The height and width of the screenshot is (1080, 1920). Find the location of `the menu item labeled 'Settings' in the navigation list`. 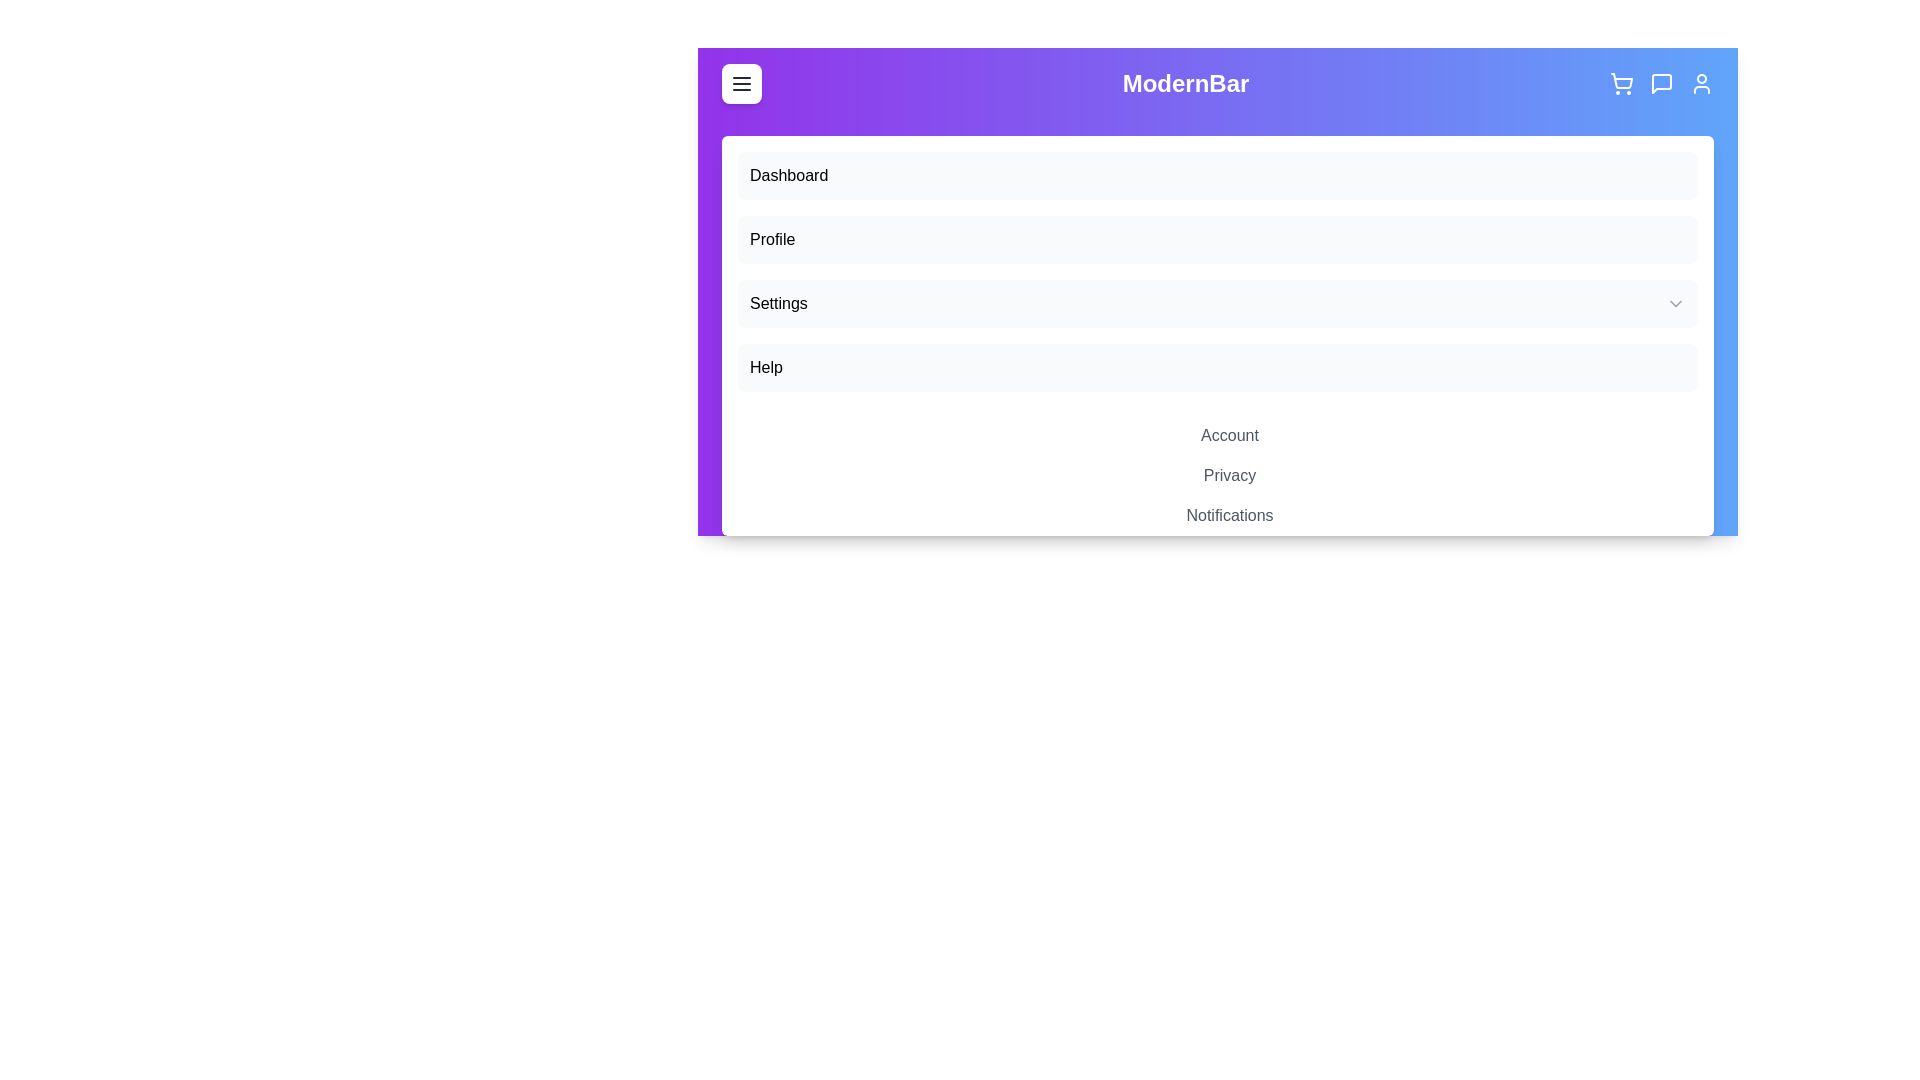

the menu item labeled 'Settings' in the navigation list is located at coordinates (1217, 304).